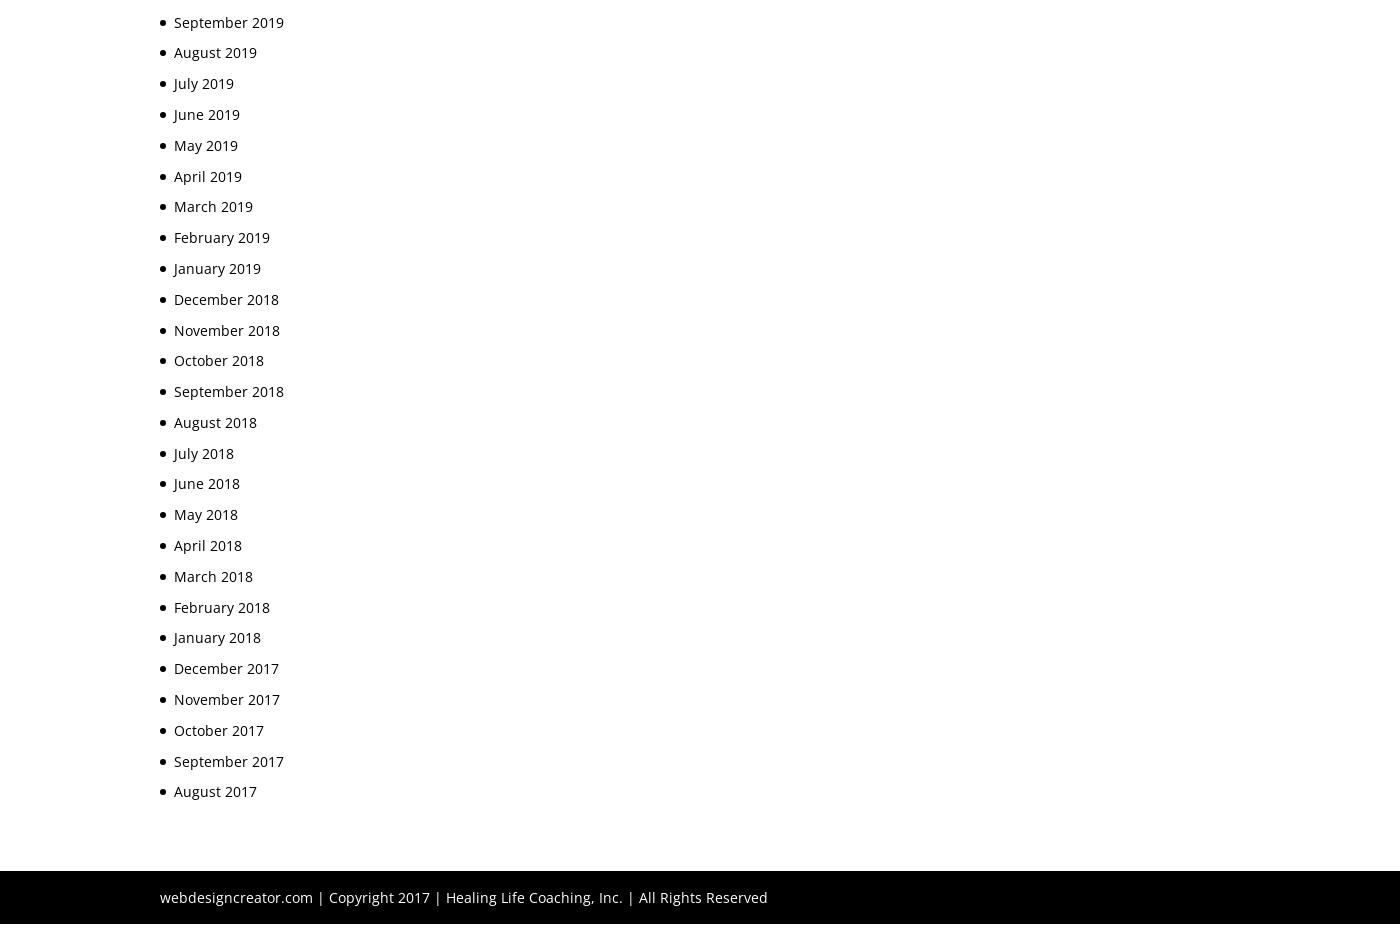 The width and height of the screenshot is (1400, 929). Describe the element at coordinates (218, 360) in the screenshot. I see `'October 2018'` at that location.